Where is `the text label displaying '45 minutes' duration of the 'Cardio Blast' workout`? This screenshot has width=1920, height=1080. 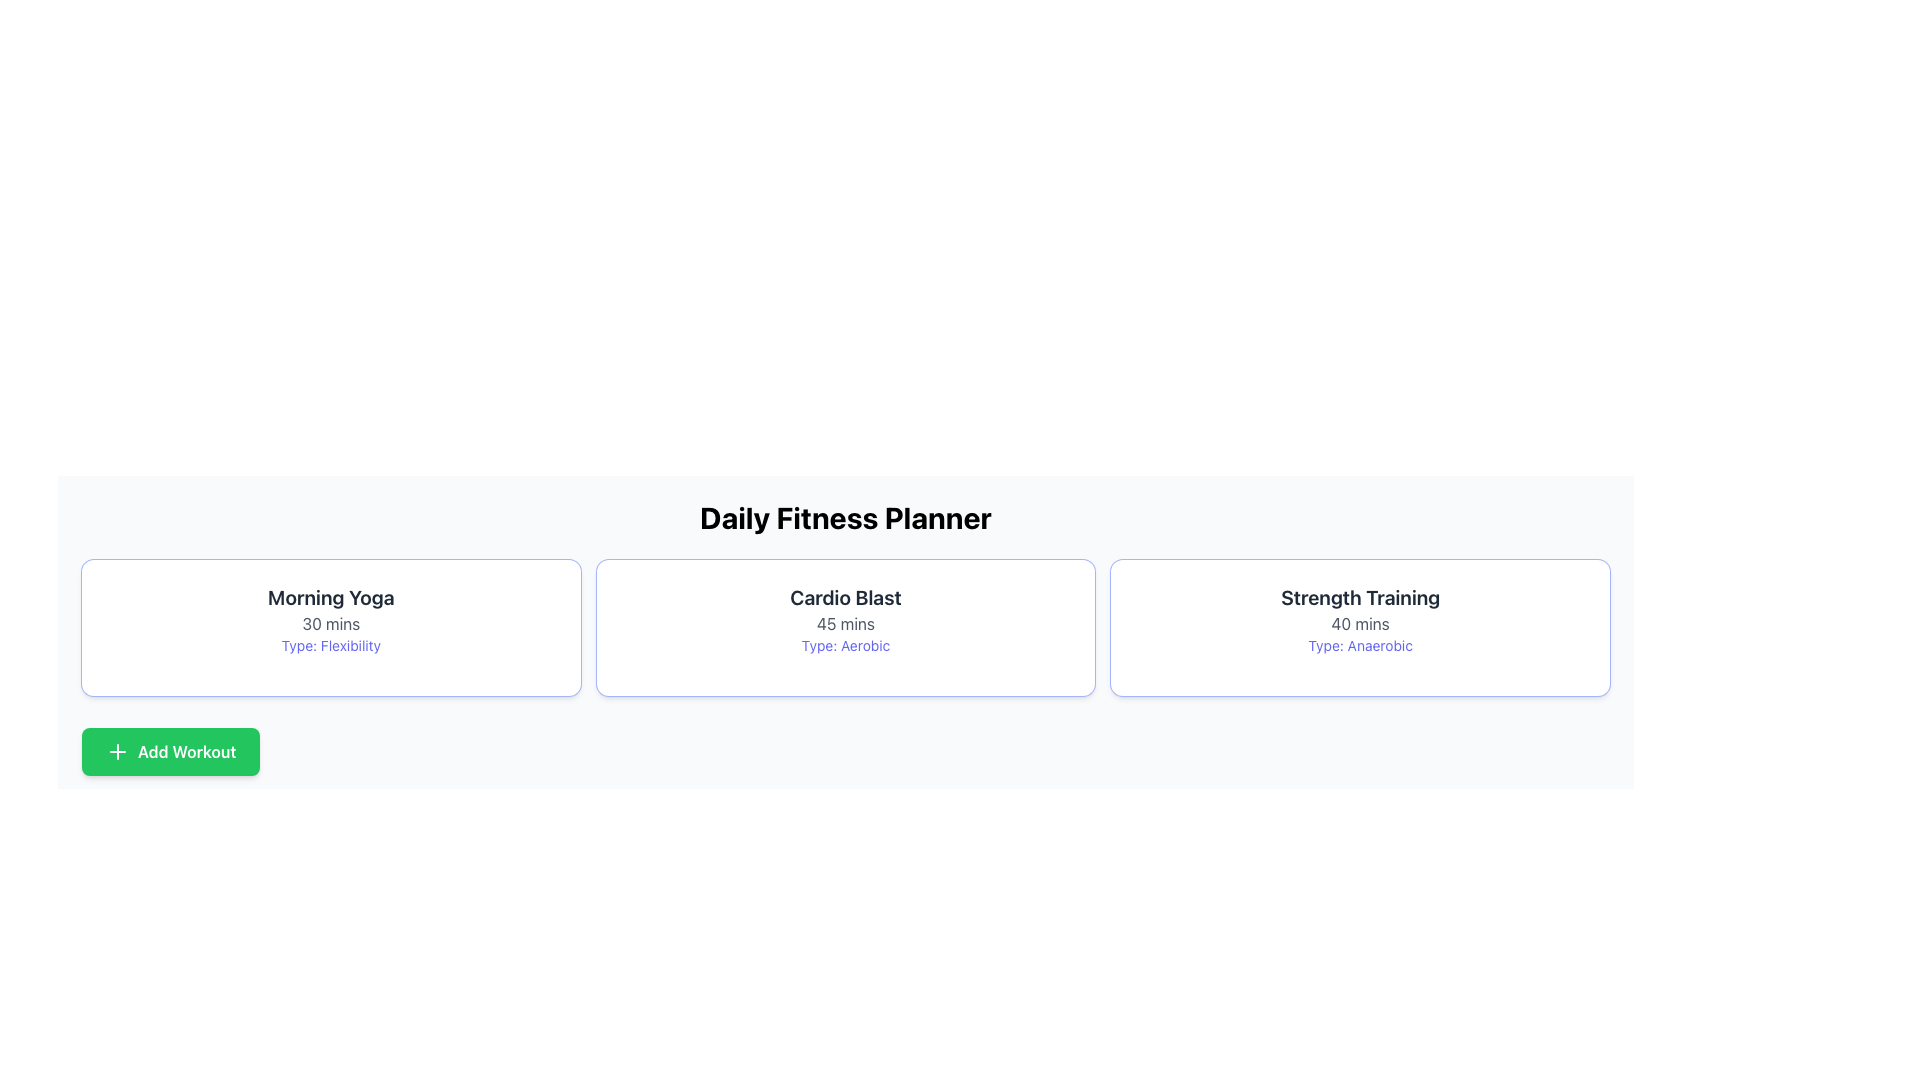
the text label displaying '45 minutes' duration of the 'Cardio Blast' workout is located at coordinates (845, 623).